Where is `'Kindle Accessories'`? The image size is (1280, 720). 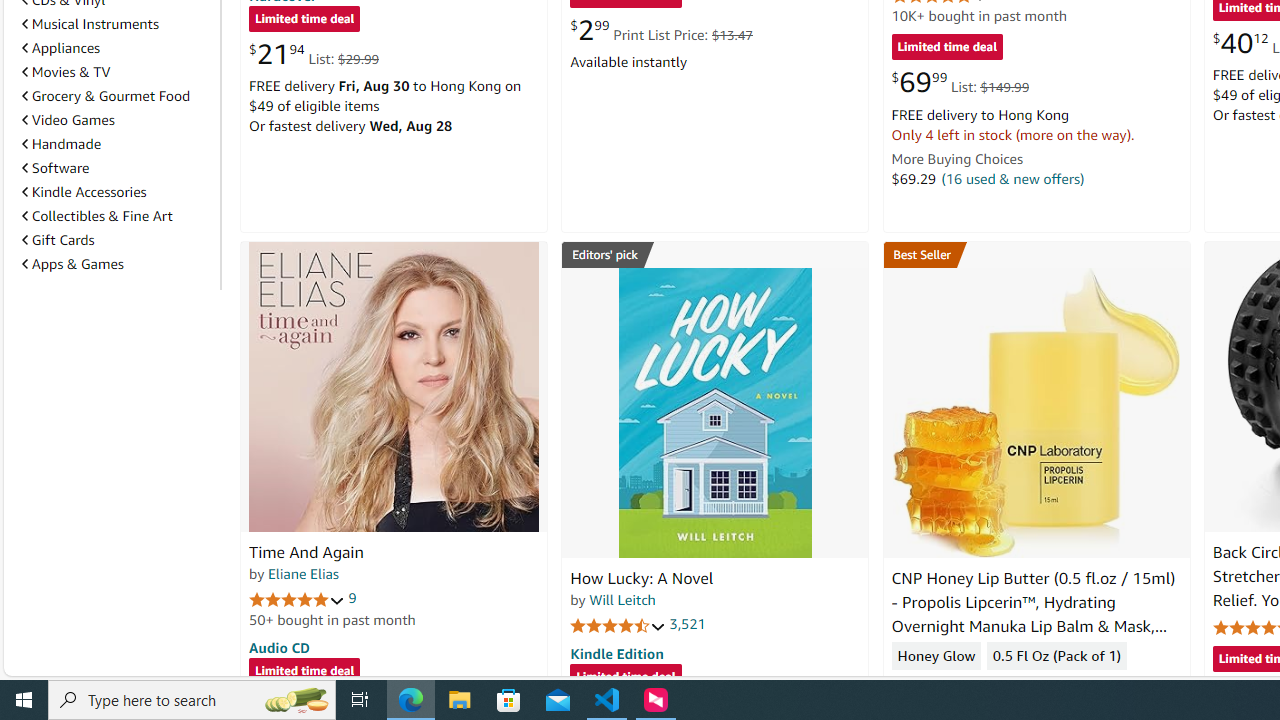
'Kindle Accessories' is located at coordinates (83, 191).